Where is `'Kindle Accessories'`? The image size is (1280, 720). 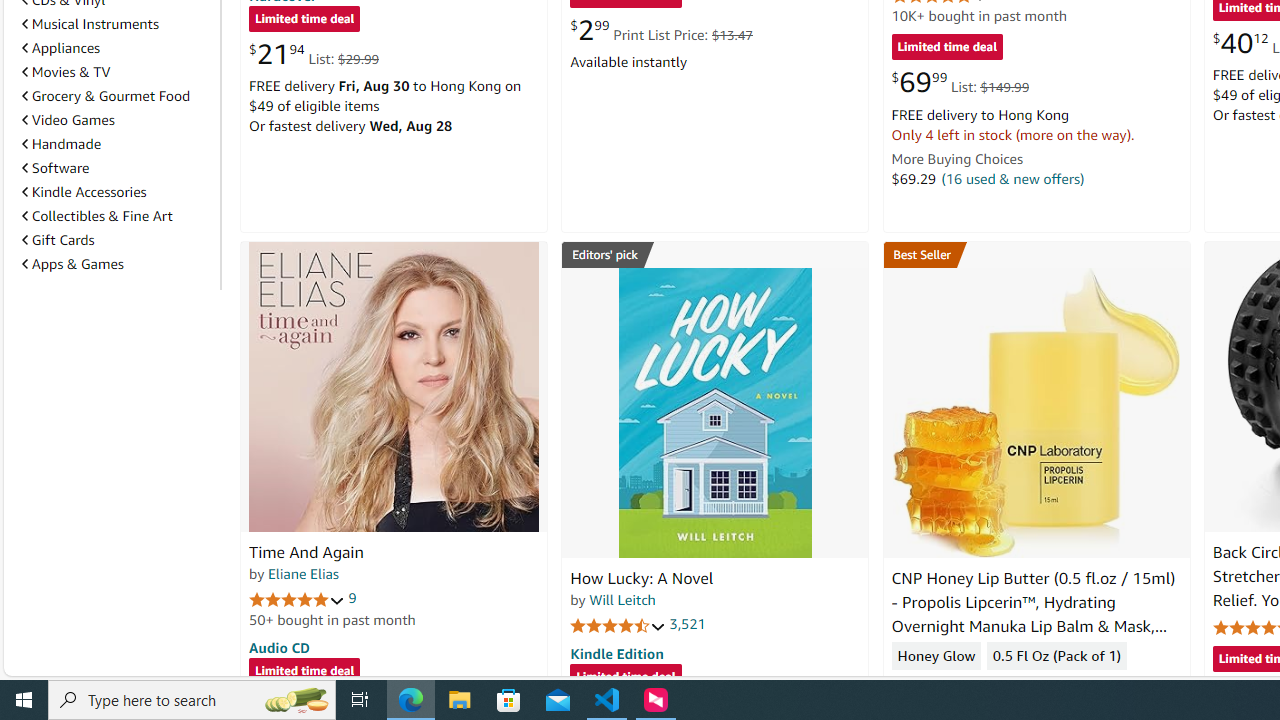
'Kindle Accessories' is located at coordinates (83, 191).